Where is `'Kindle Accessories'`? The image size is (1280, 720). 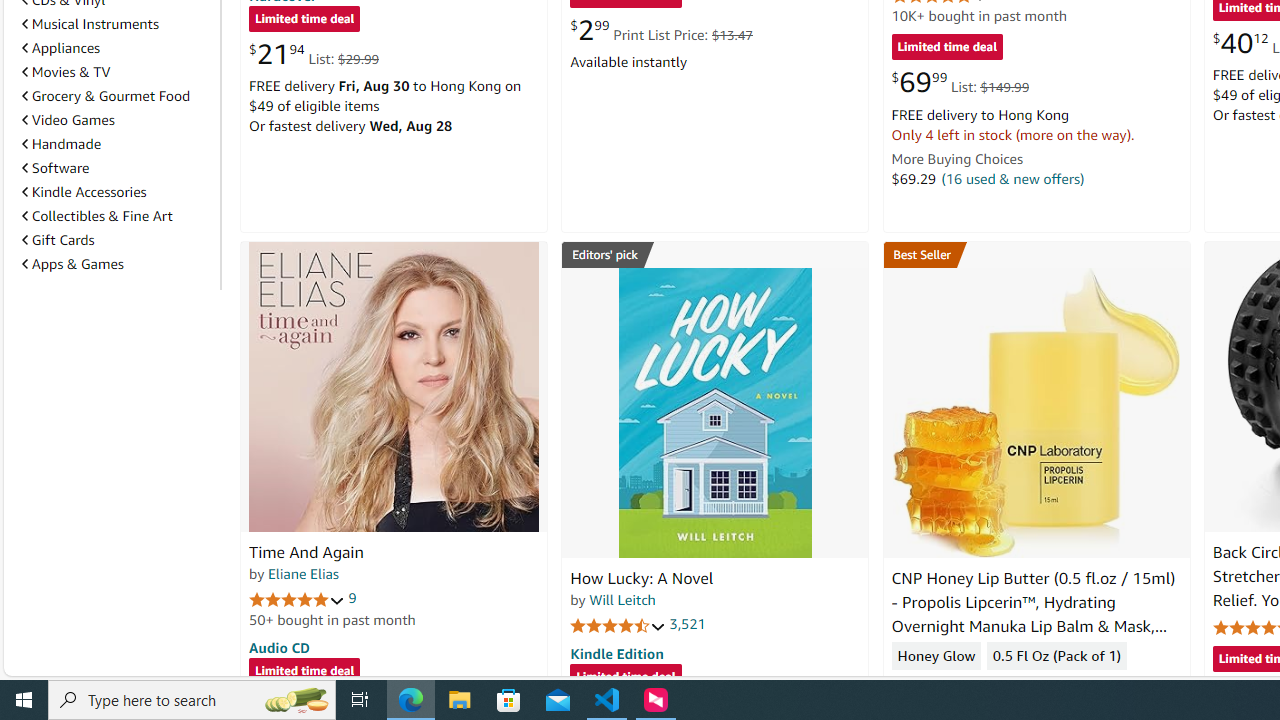
'Kindle Accessories' is located at coordinates (83, 191).